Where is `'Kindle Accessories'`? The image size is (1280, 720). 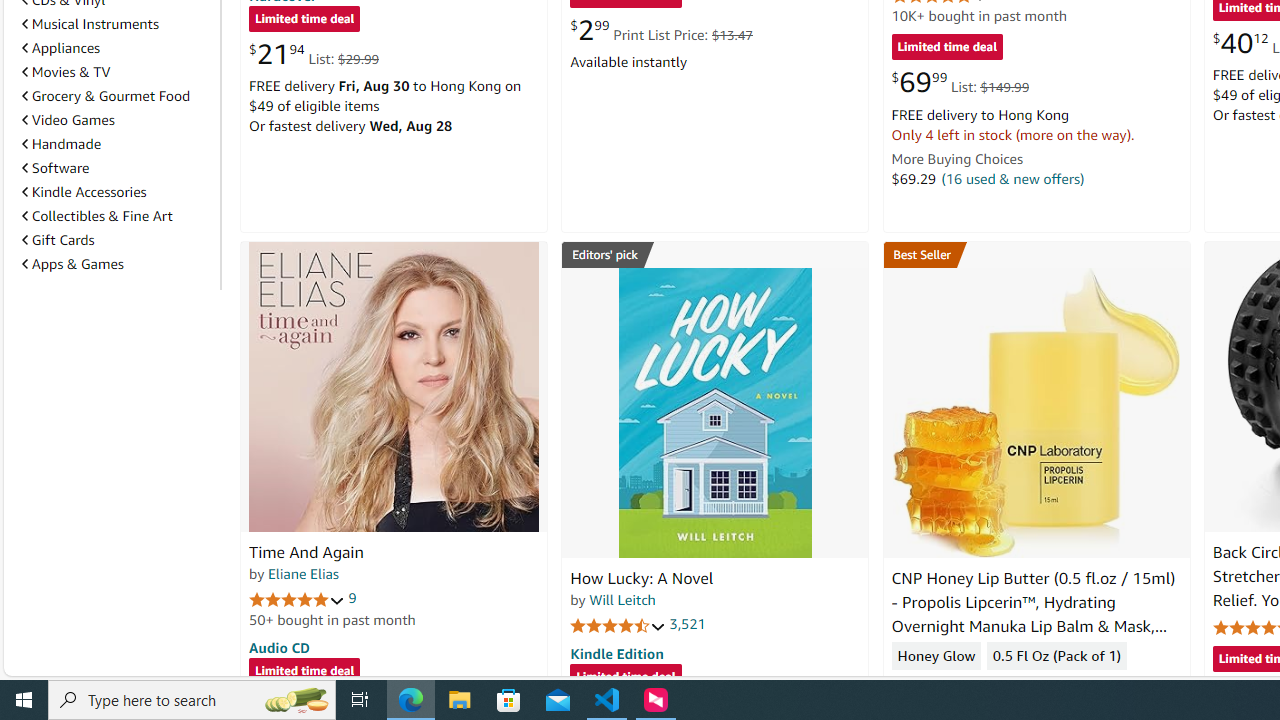
'Kindle Accessories' is located at coordinates (83, 191).